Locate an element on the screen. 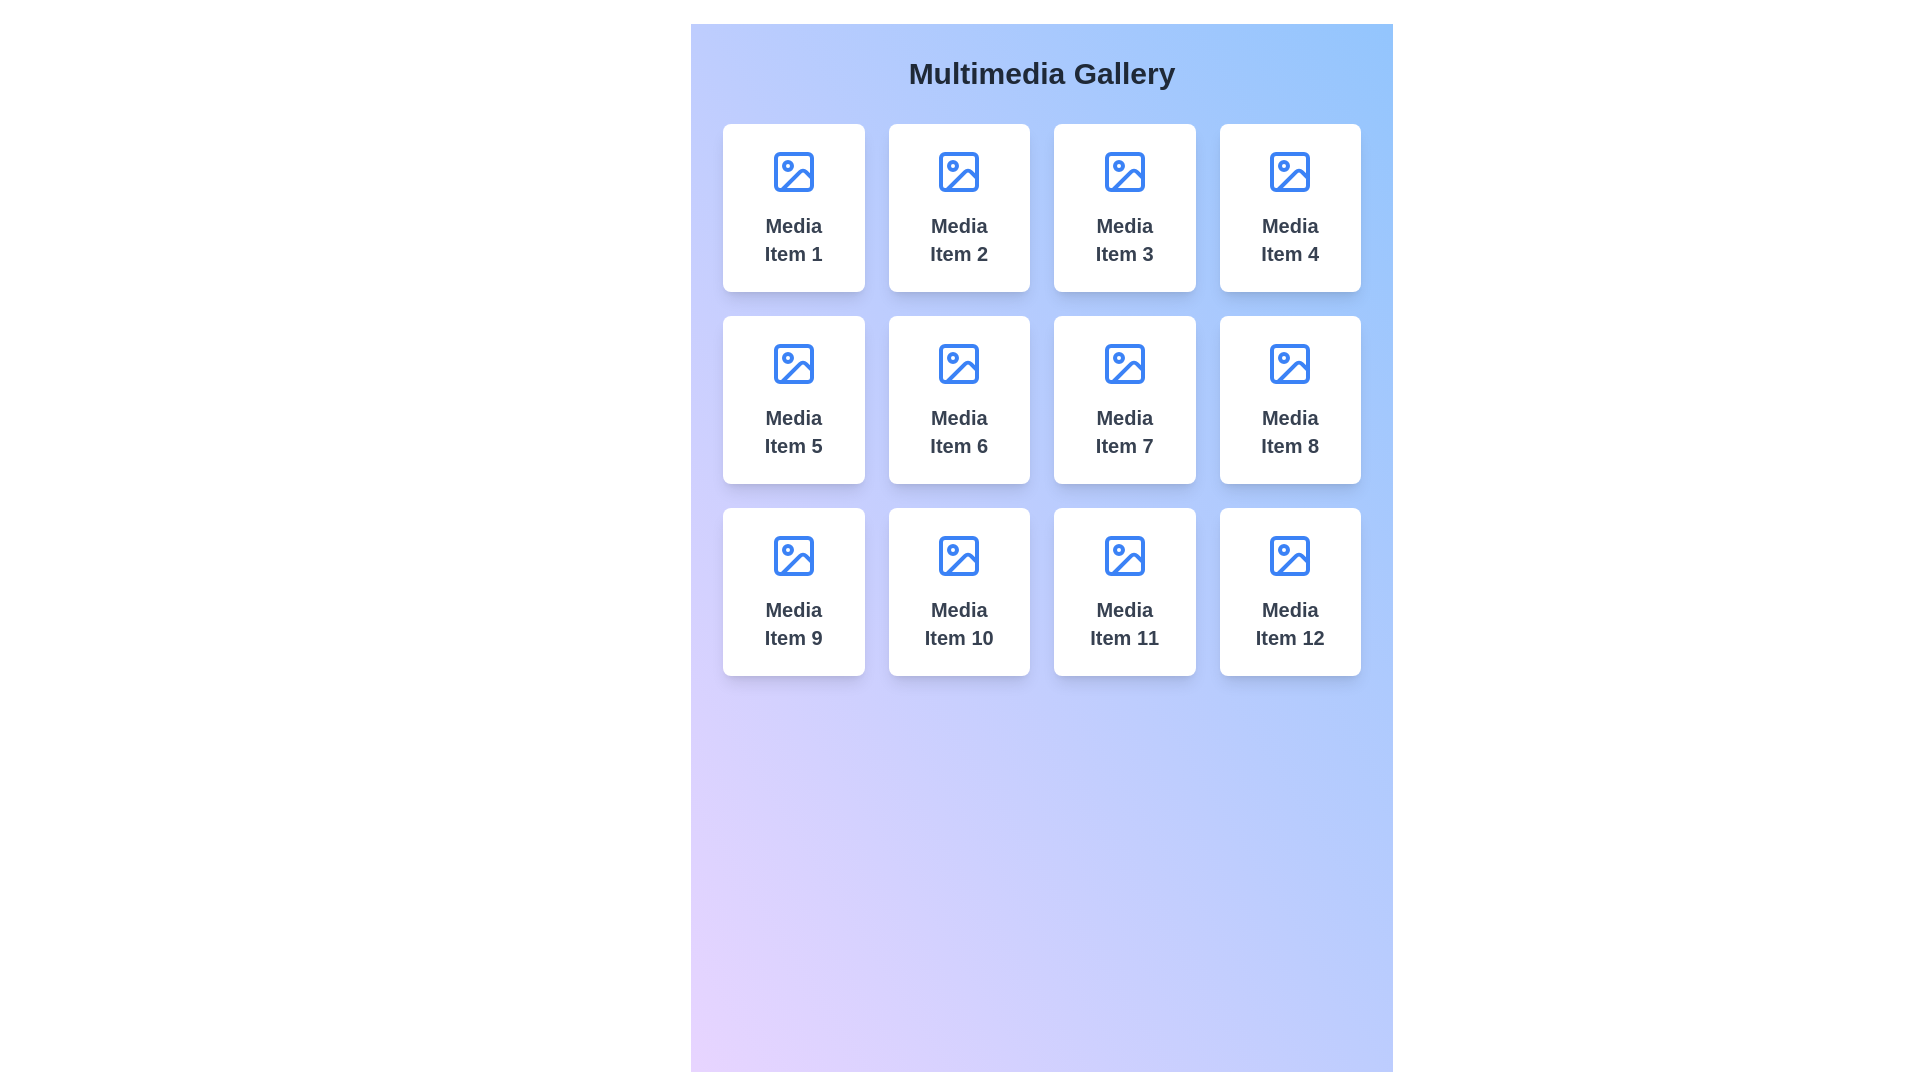  the decorative icon representing 'Media Item 8' located in the grid layout, specifically in the second row and fourth column, which enhances the visual appeal of the media item is located at coordinates (1290, 363).